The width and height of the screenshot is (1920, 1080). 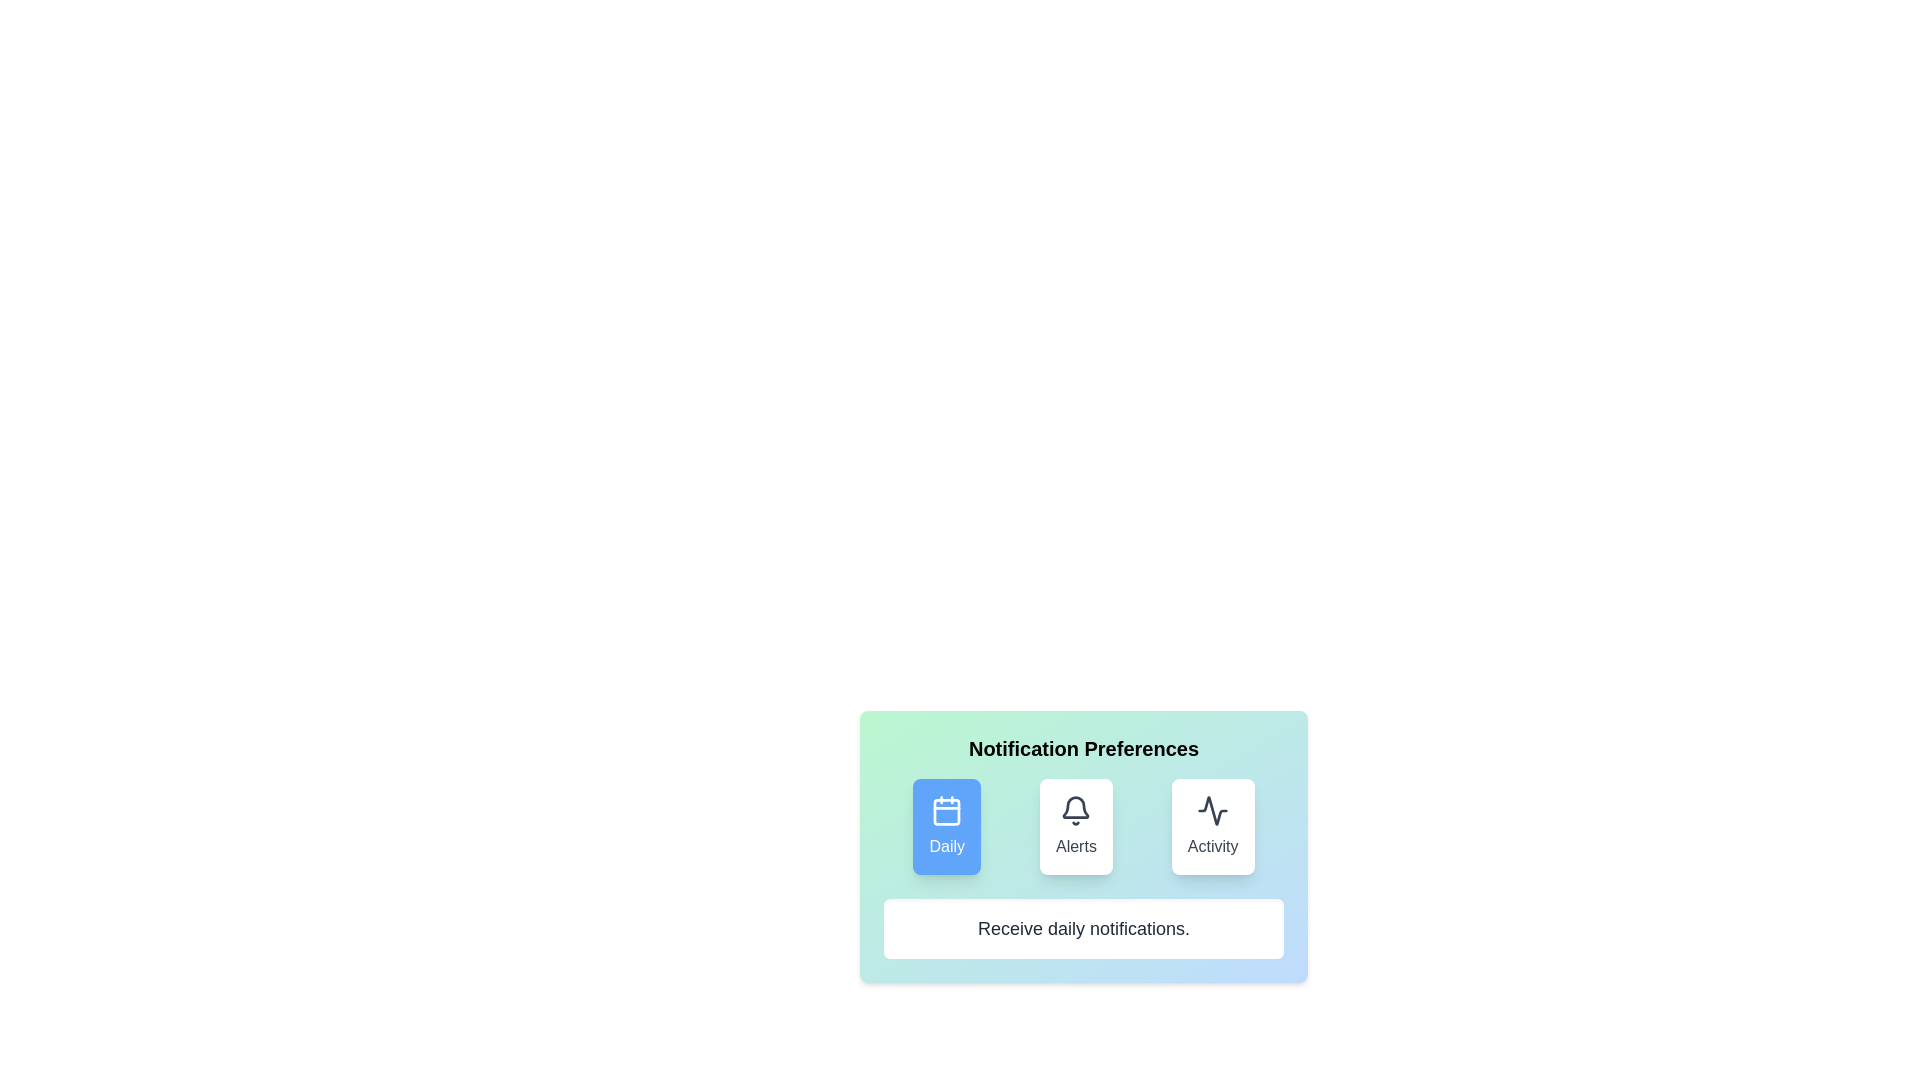 What do you see at coordinates (1212, 826) in the screenshot?
I see `the button labeled 'Activity' to see its hover effect` at bounding box center [1212, 826].